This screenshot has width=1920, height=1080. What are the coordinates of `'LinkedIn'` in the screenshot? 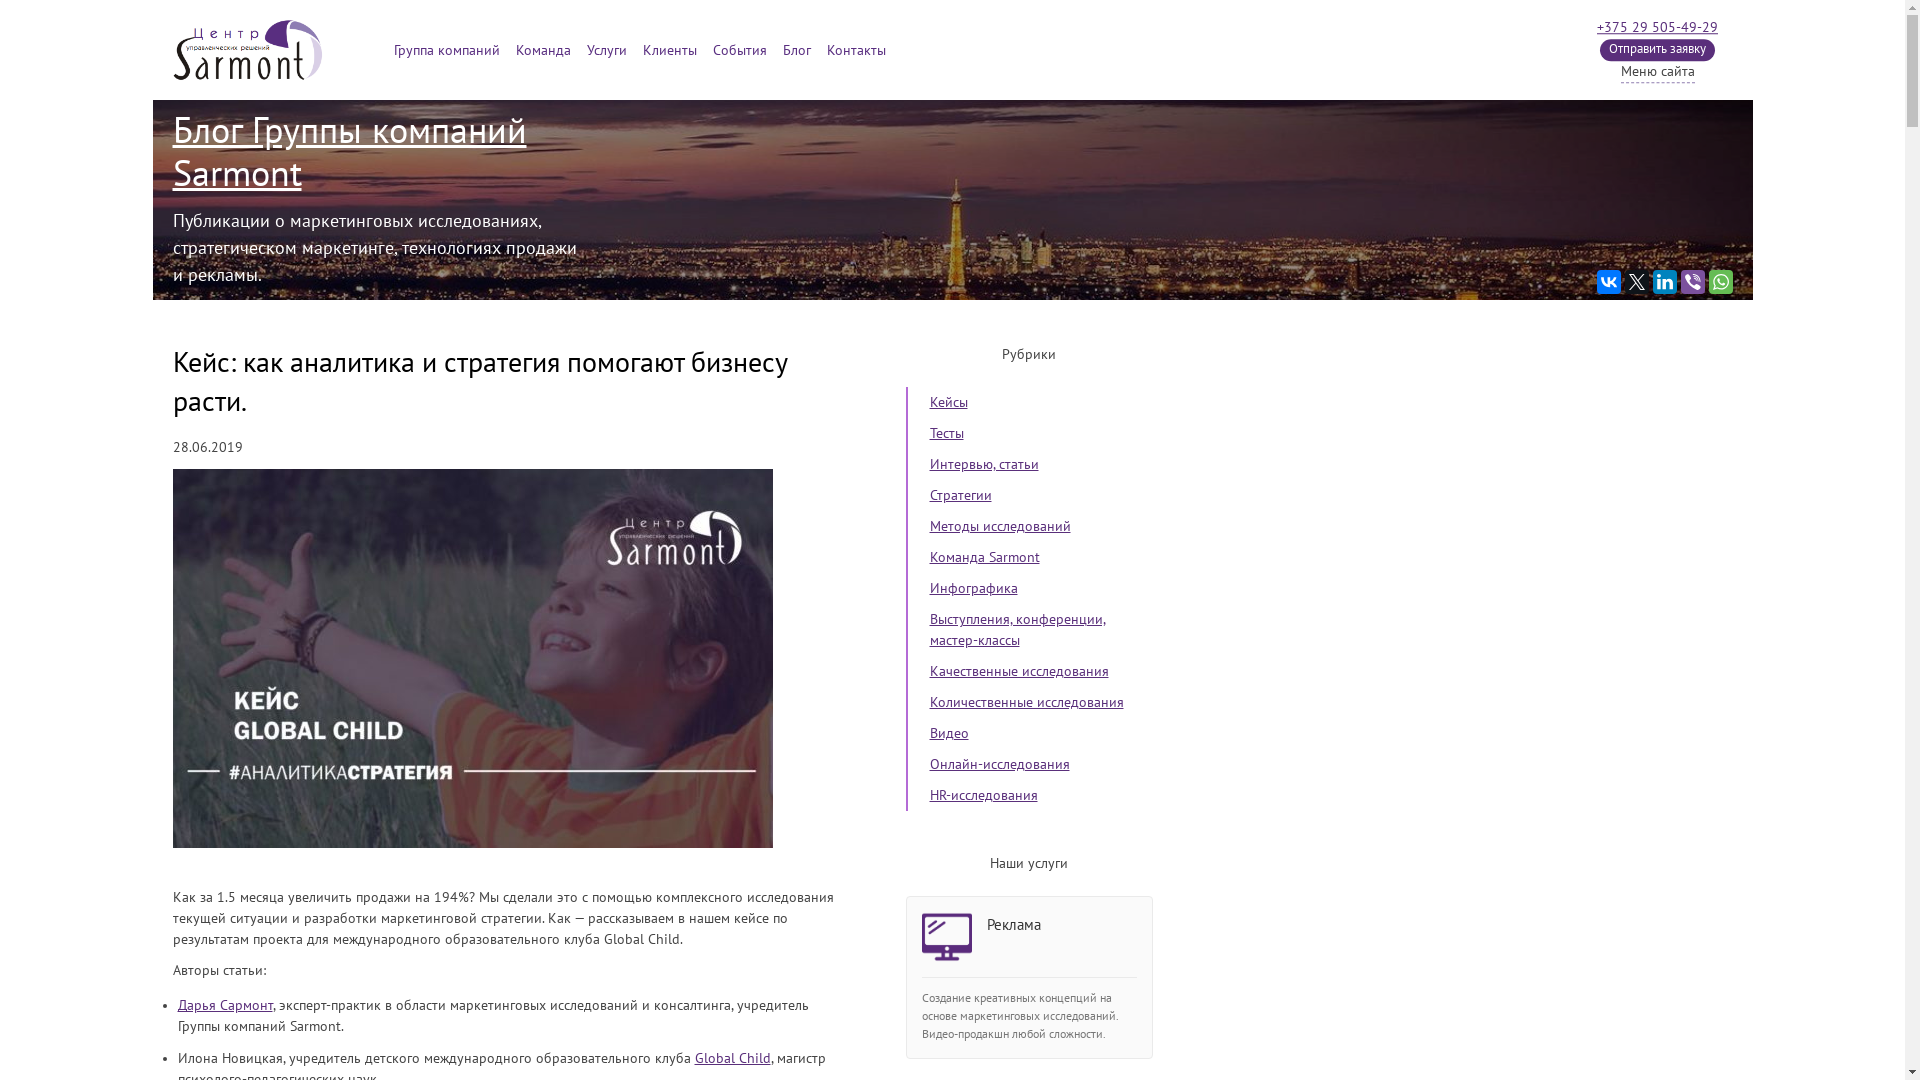 It's located at (1664, 281).